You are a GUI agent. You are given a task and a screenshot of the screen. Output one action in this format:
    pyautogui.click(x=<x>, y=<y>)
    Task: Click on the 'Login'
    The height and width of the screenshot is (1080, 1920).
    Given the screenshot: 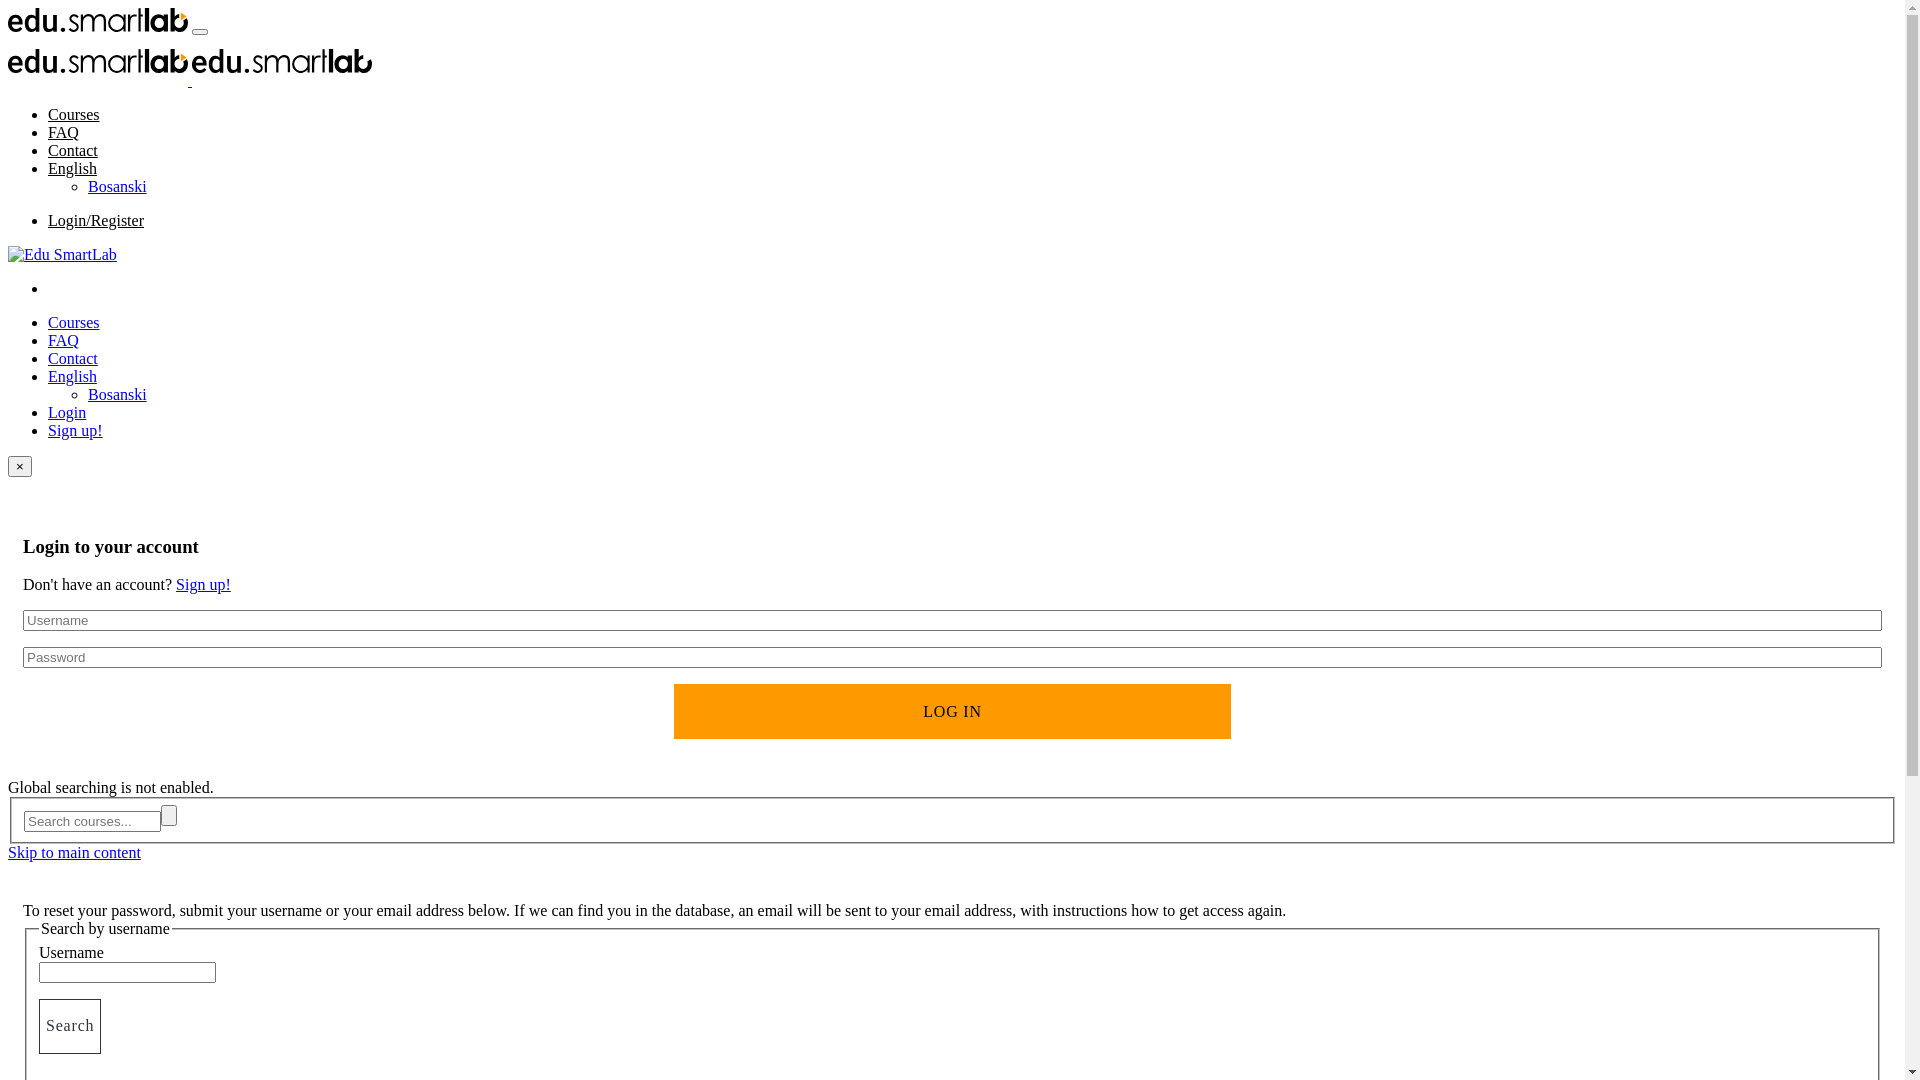 What is the action you would take?
    pyautogui.click(x=67, y=411)
    